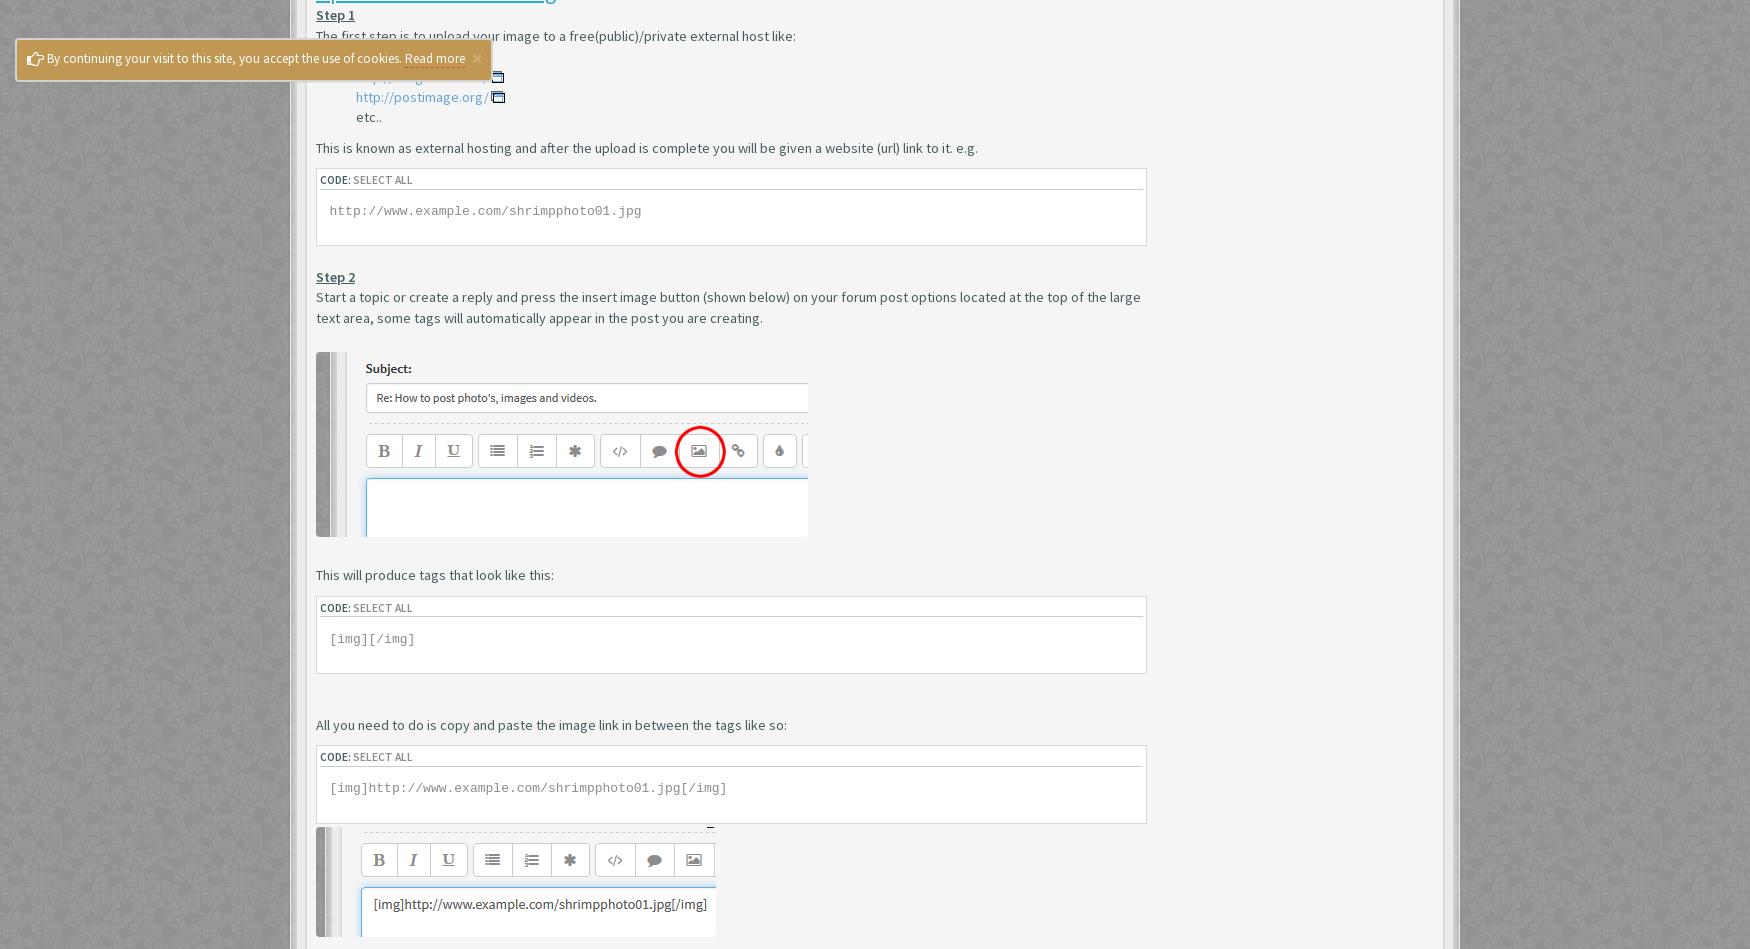  What do you see at coordinates (372, 638) in the screenshot?
I see `'[img][/img]'` at bounding box center [372, 638].